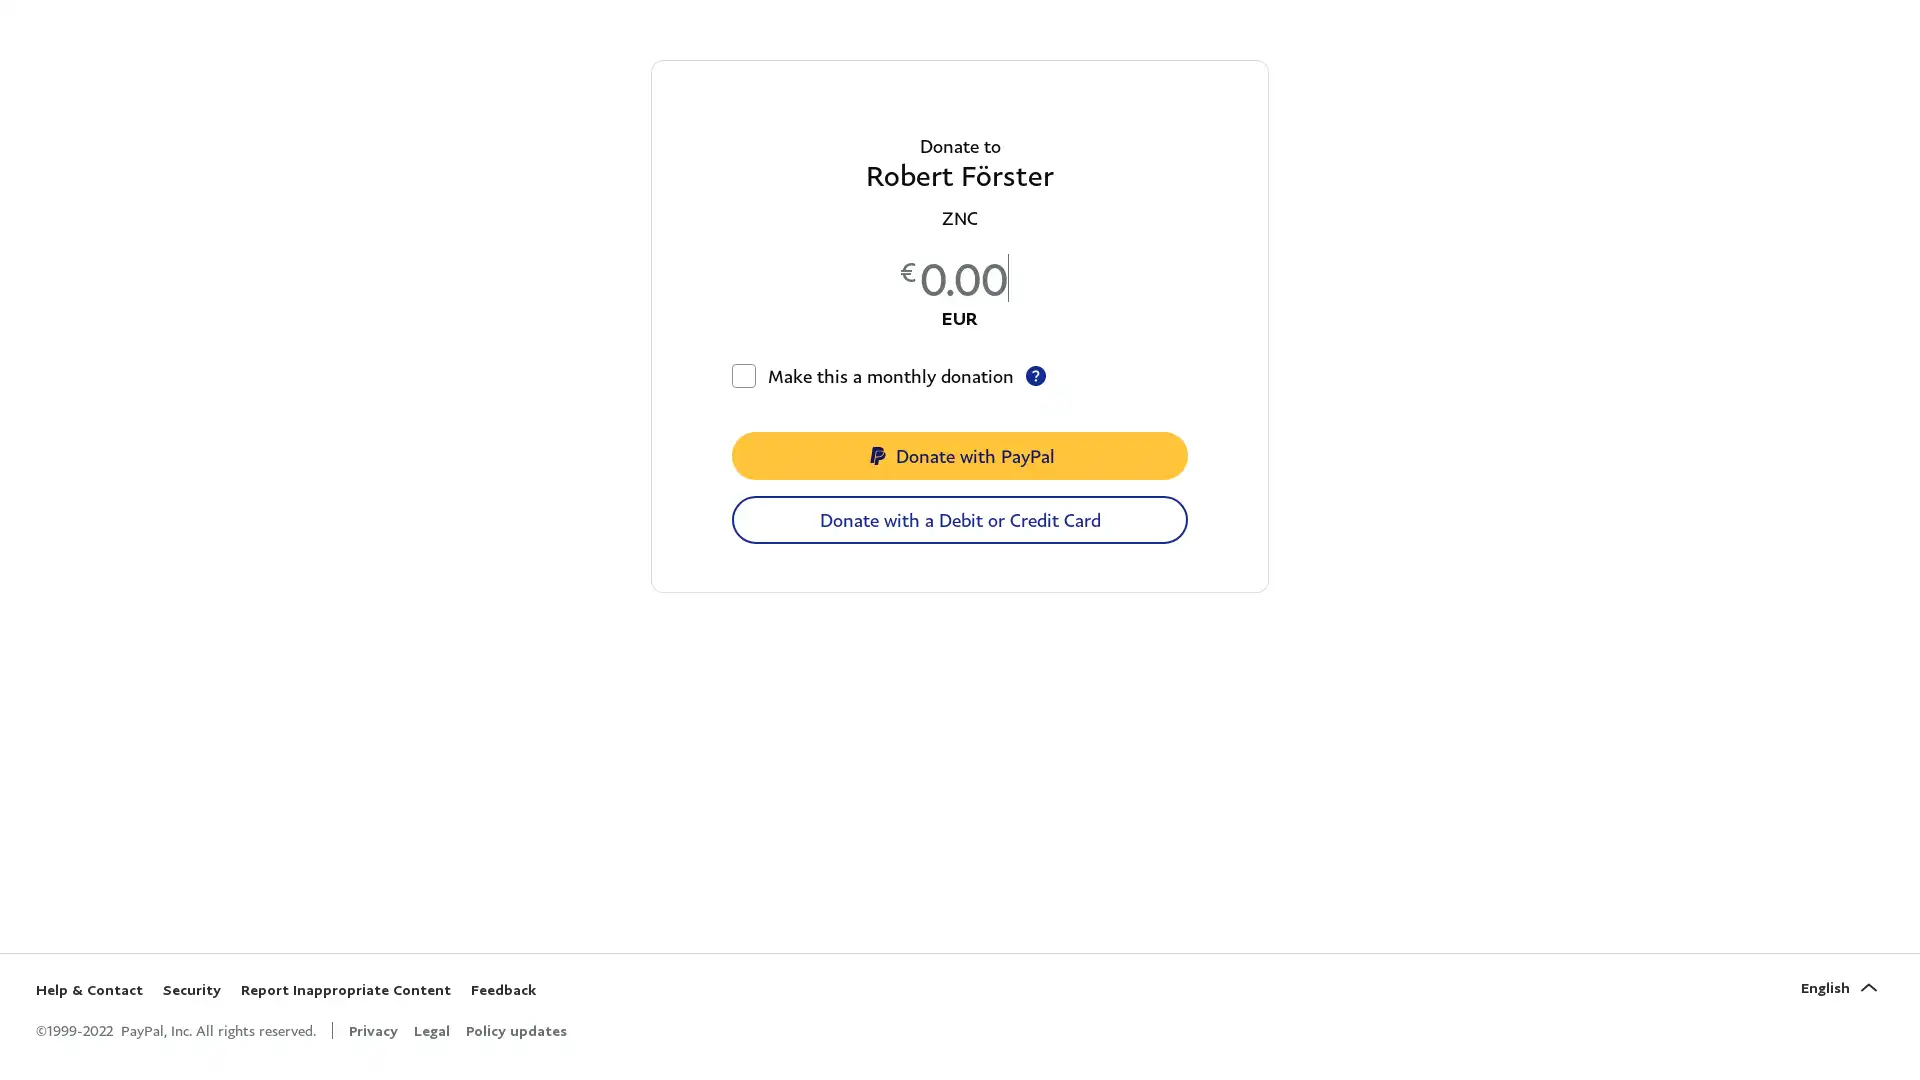  Describe the element at coordinates (1036, 375) in the screenshot. I see `recurring-checkbox-tooltip` at that location.